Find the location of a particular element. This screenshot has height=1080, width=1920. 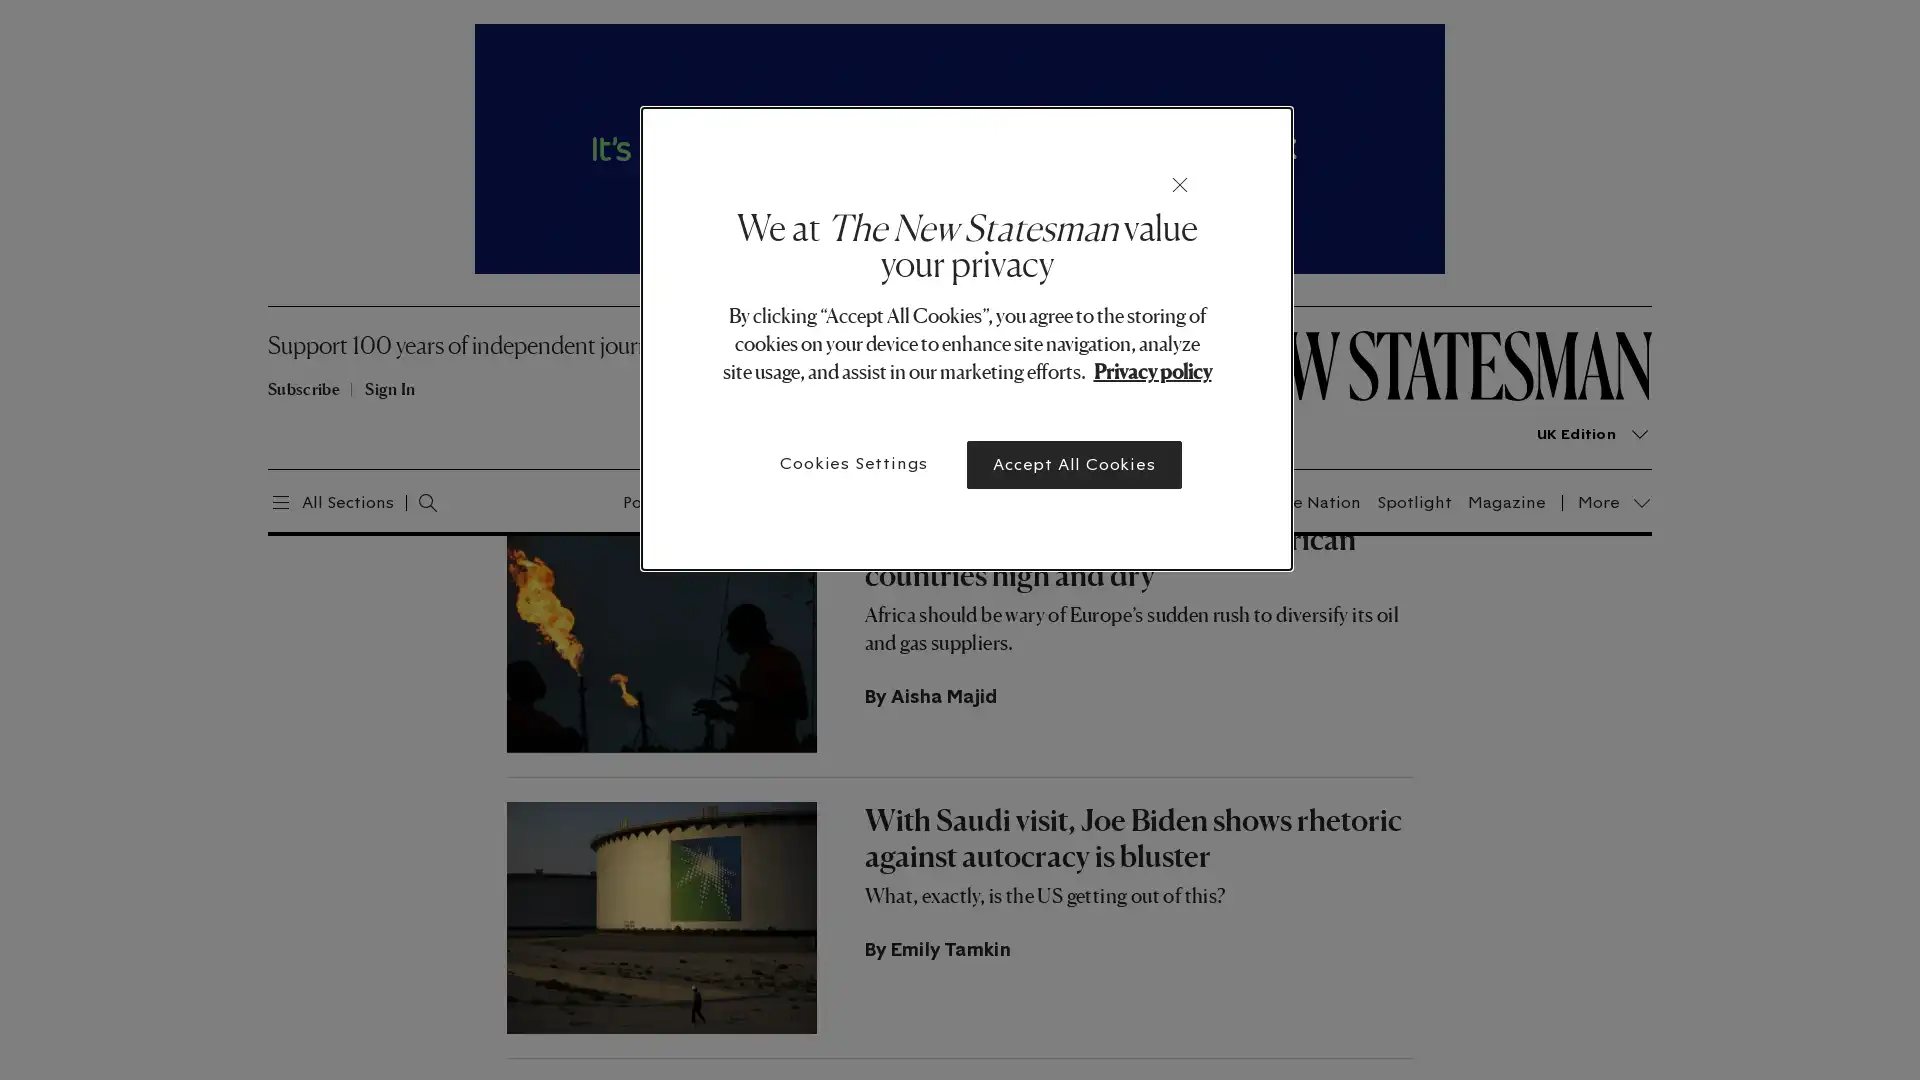

Close is located at coordinates (1180, 185).